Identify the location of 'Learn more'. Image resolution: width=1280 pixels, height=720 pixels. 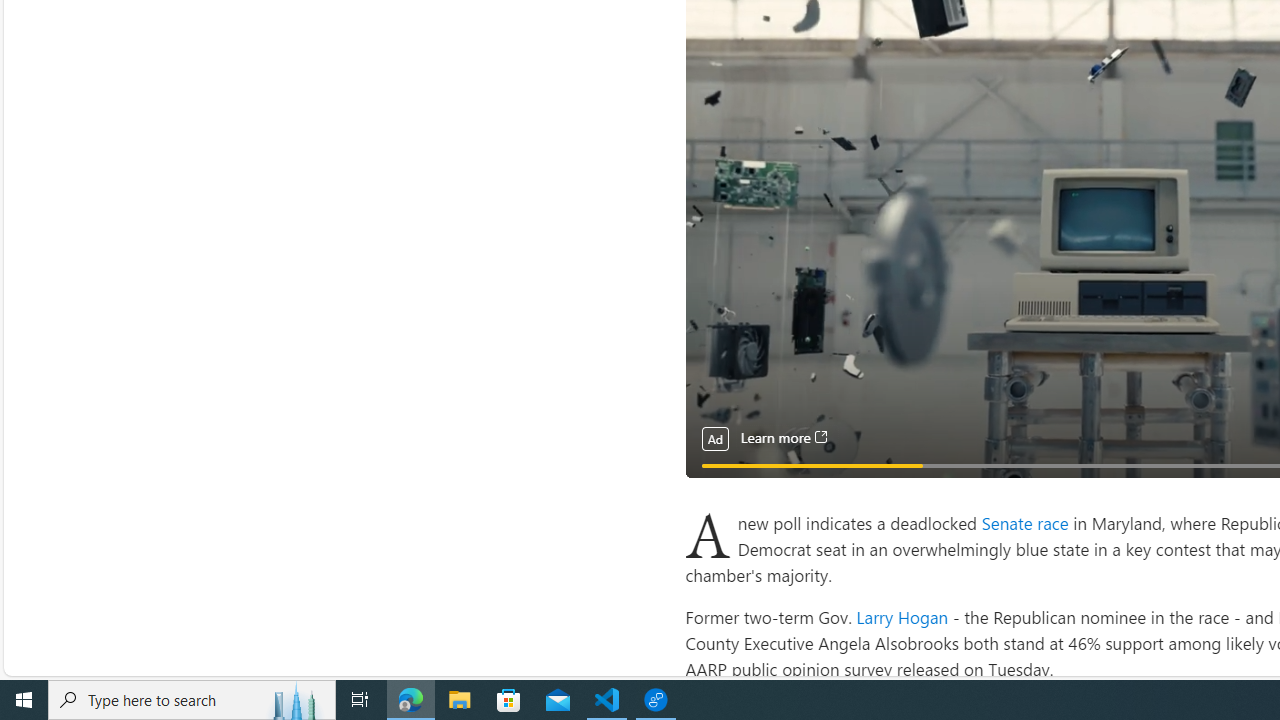
(782, 437).